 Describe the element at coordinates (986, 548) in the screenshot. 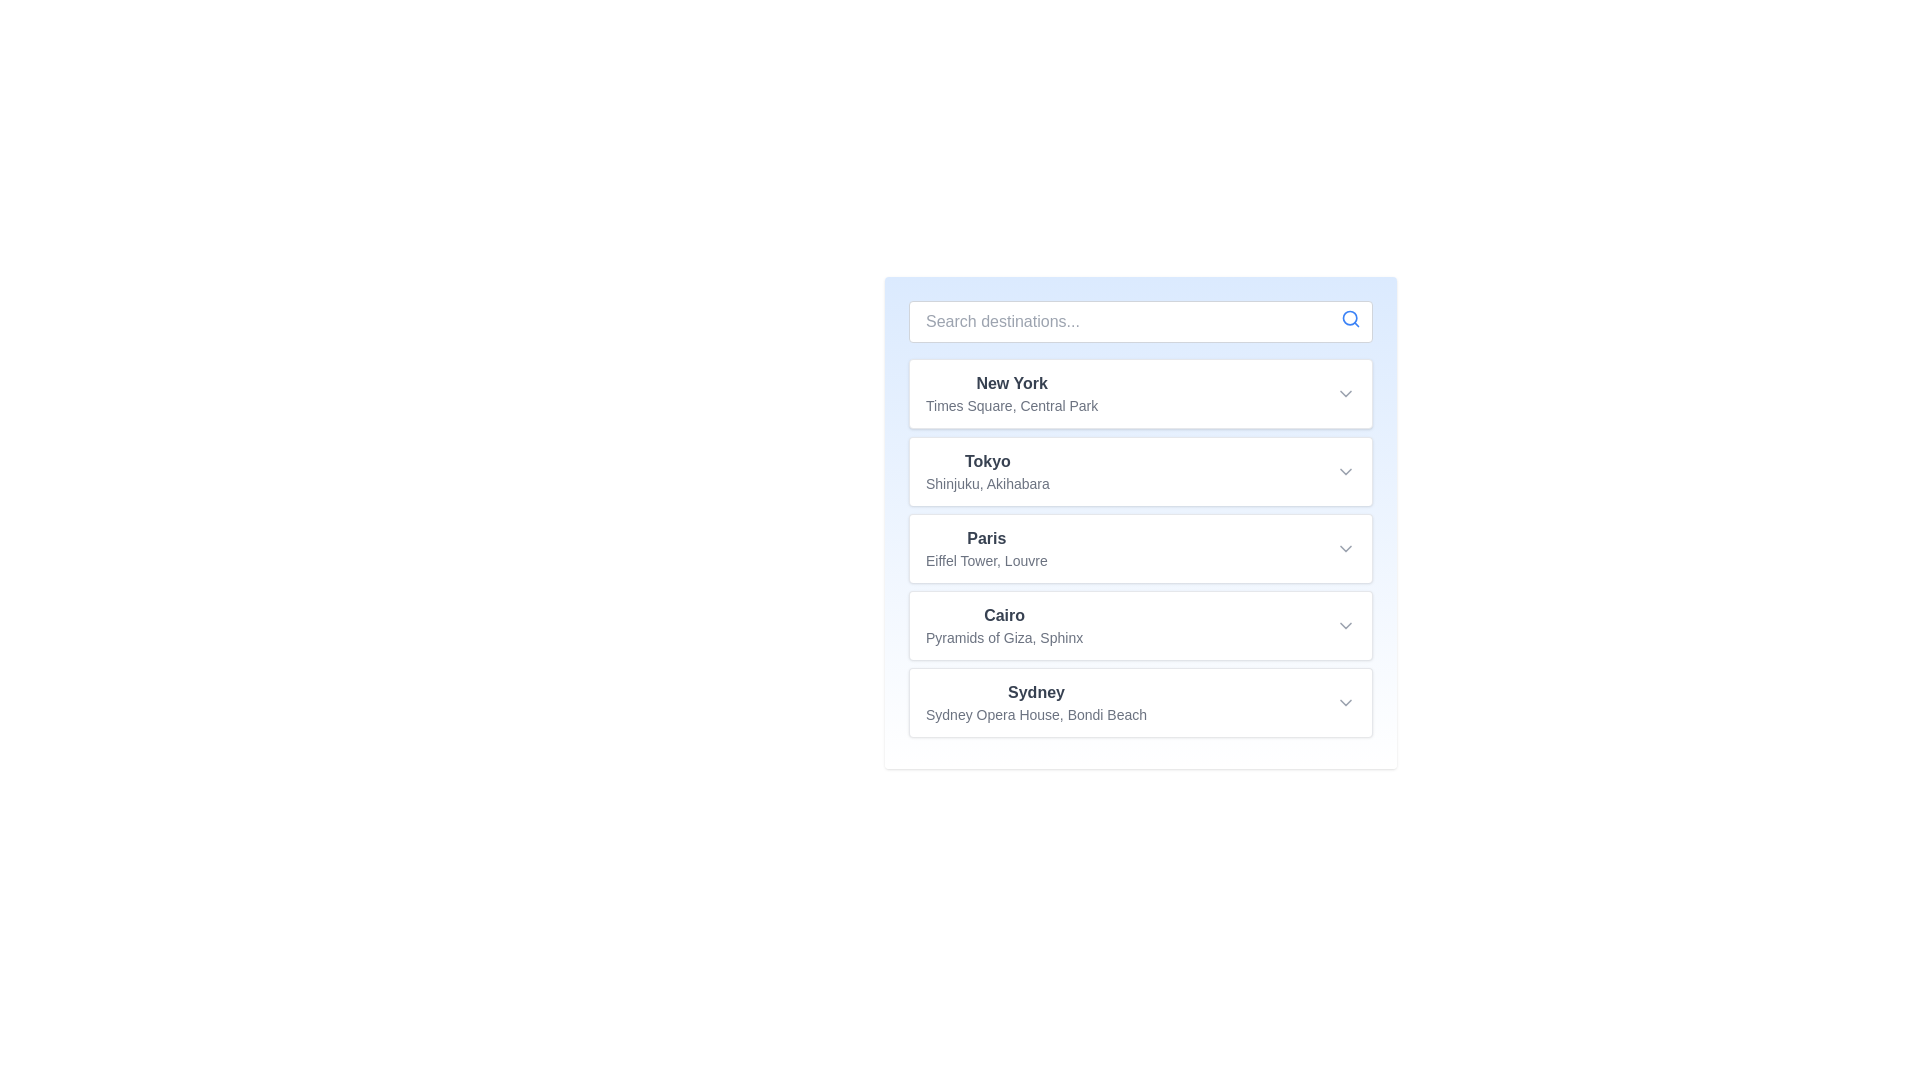

I see `the selectable item labeled 'Paris' in the menu` at that location.